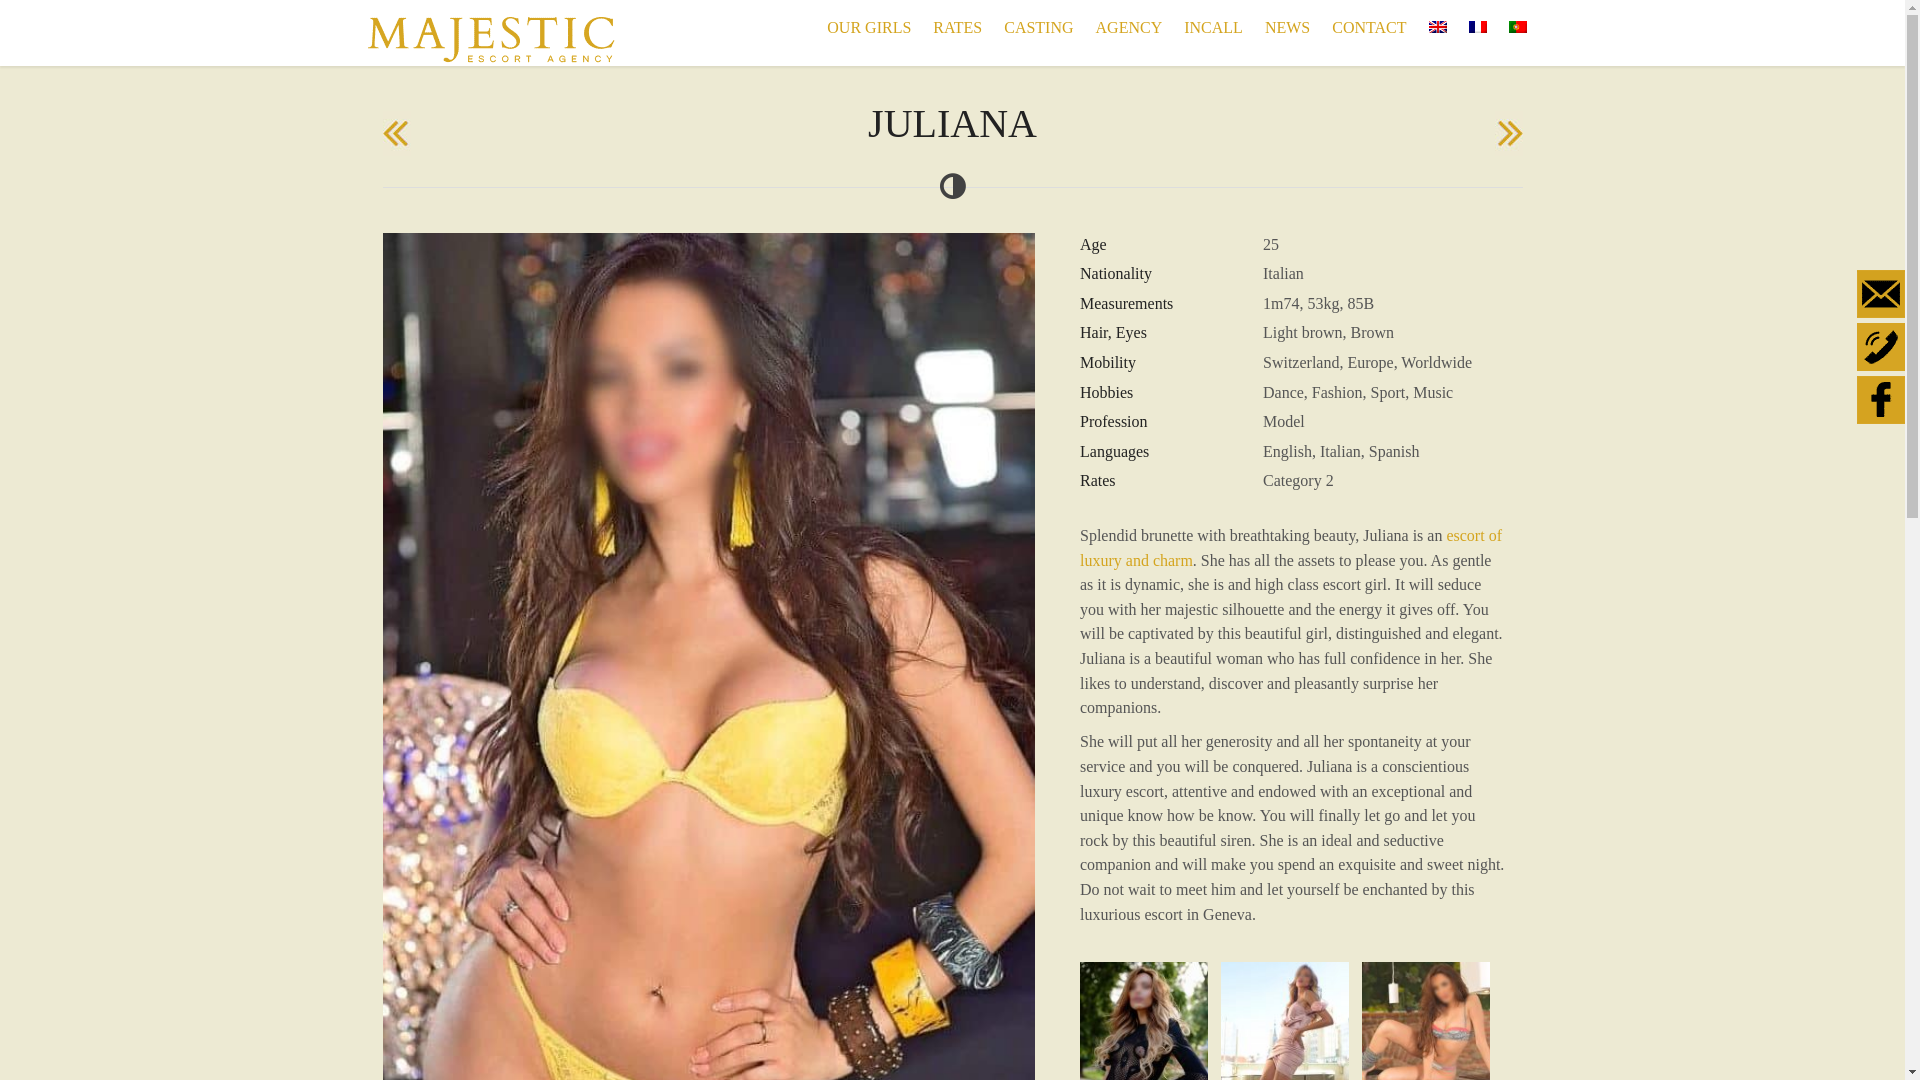 Image resolution: width=1920 pixels, height=1080 pixels. Describe the element at coordinates (1435, 27) in the screenshot. I see `'English'` at that location.